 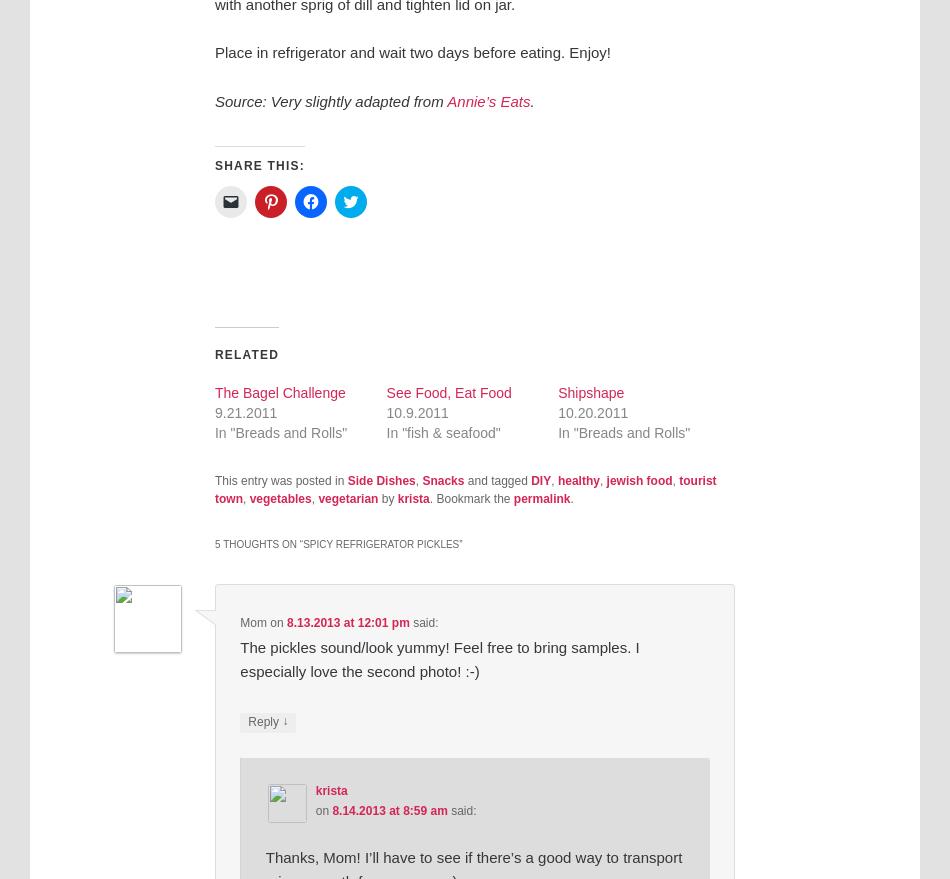 What do you see at coordinates (346, 621) in the screenshot?
I see `'8.13.2013 at 12:01 pm'` at bounding box center [346, 621].